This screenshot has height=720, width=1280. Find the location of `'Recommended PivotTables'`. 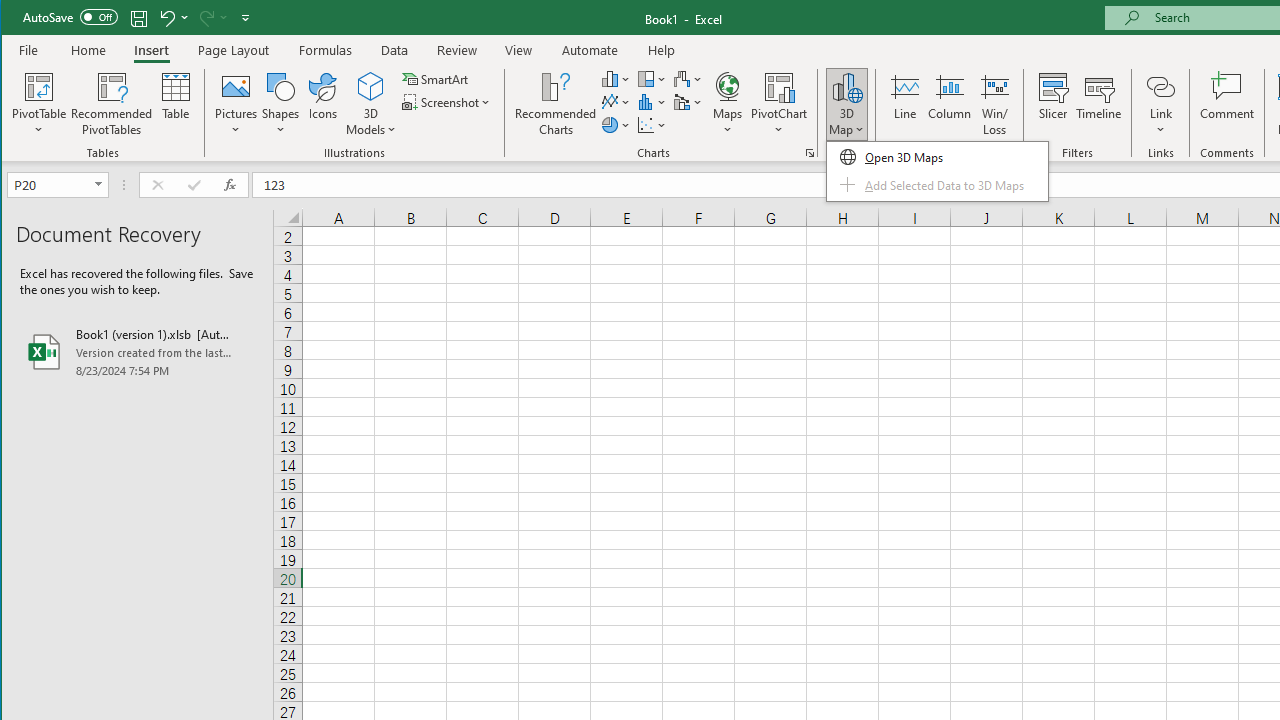

'Recommended PivotTables' is located at coordinates (111, 104).